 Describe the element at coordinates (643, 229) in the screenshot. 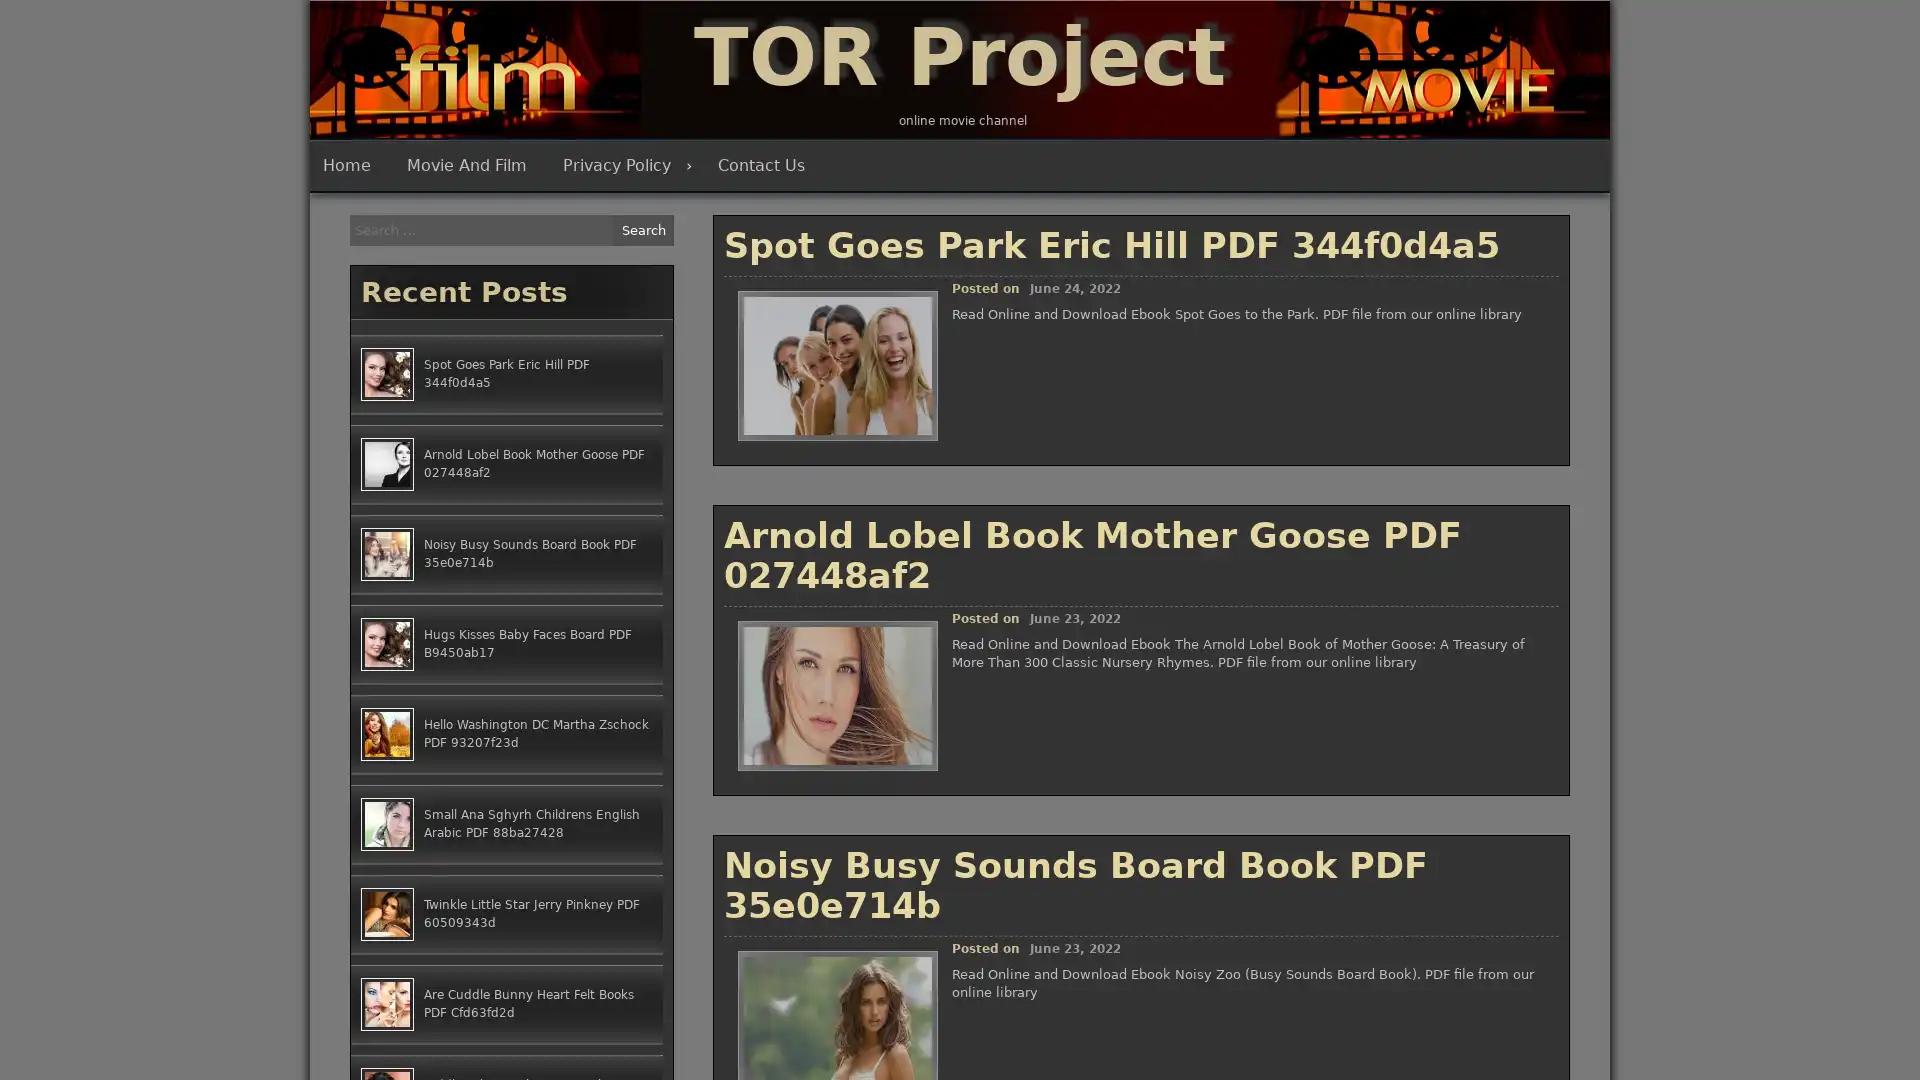

I see `Search` at that location.